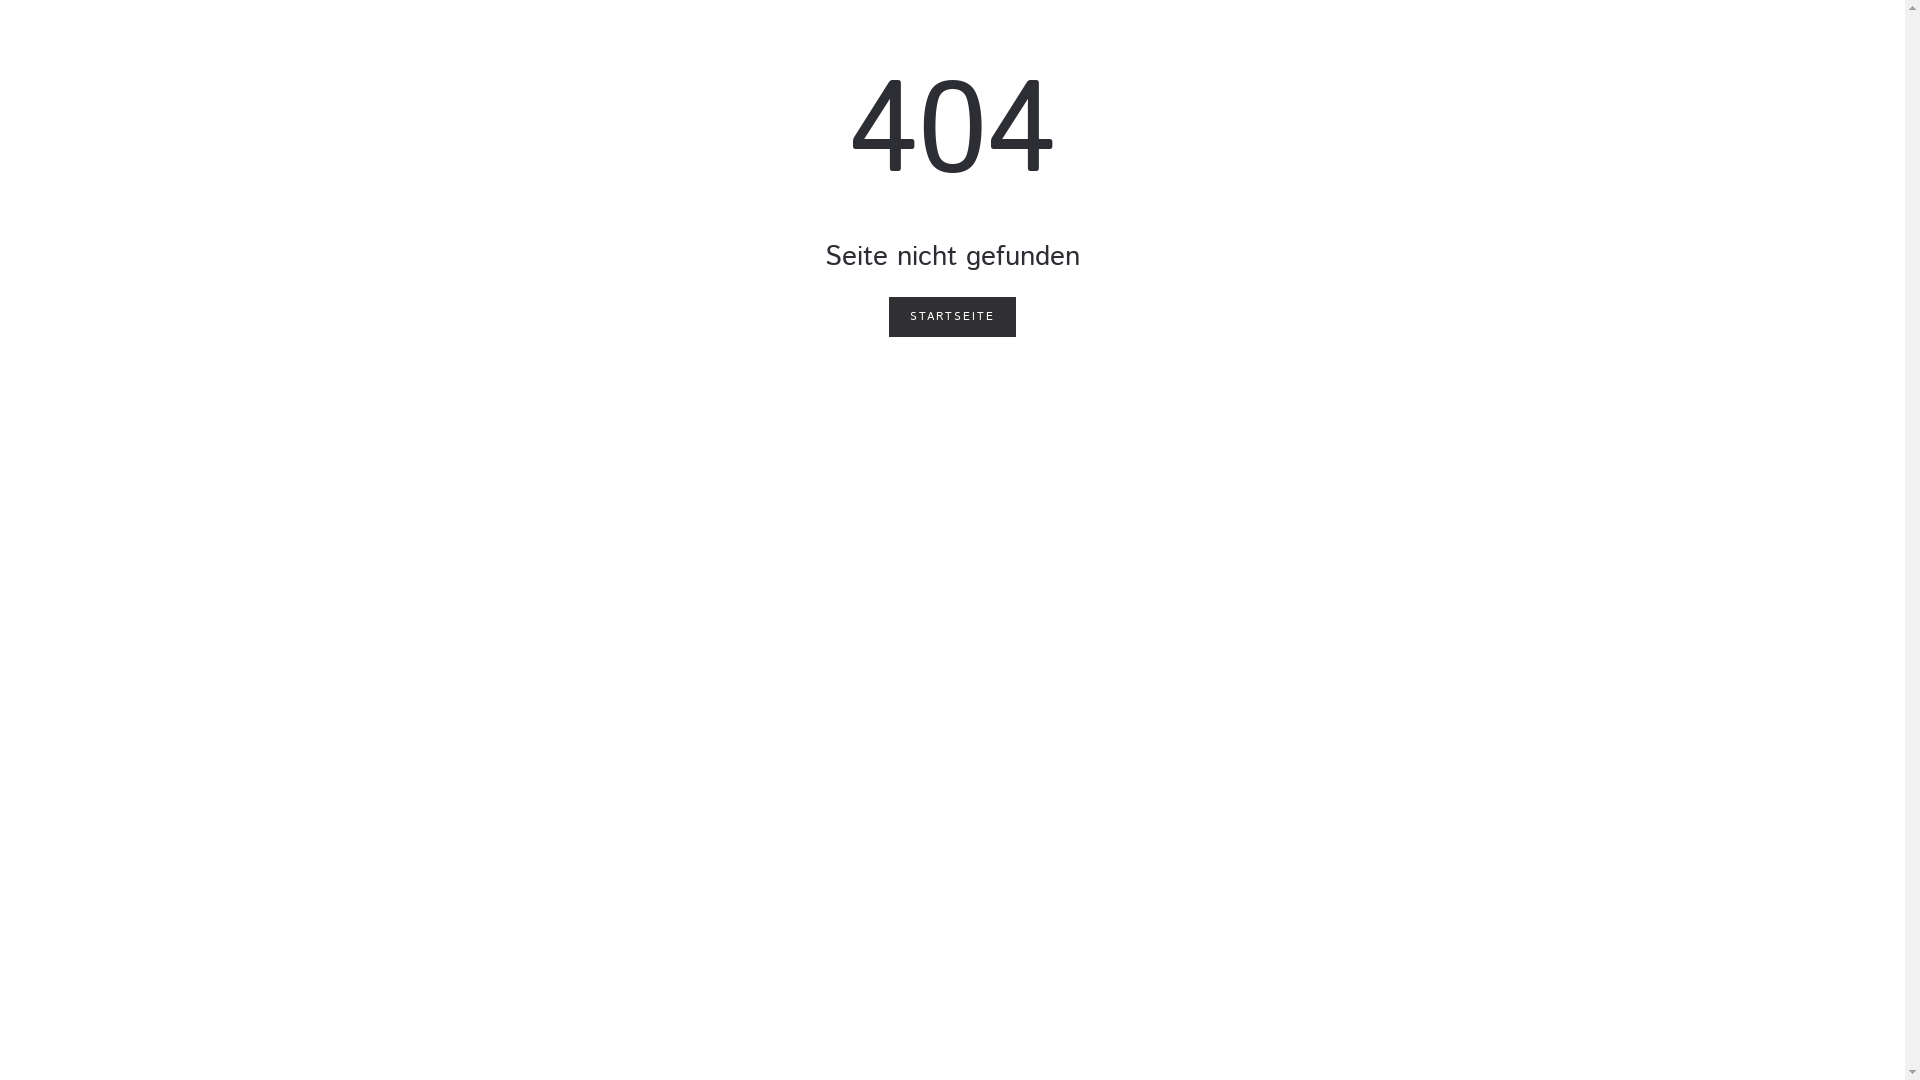 This screenshot has height=1080, width=1920. I want to click on 'STARTSEITE', so click(951, 315).